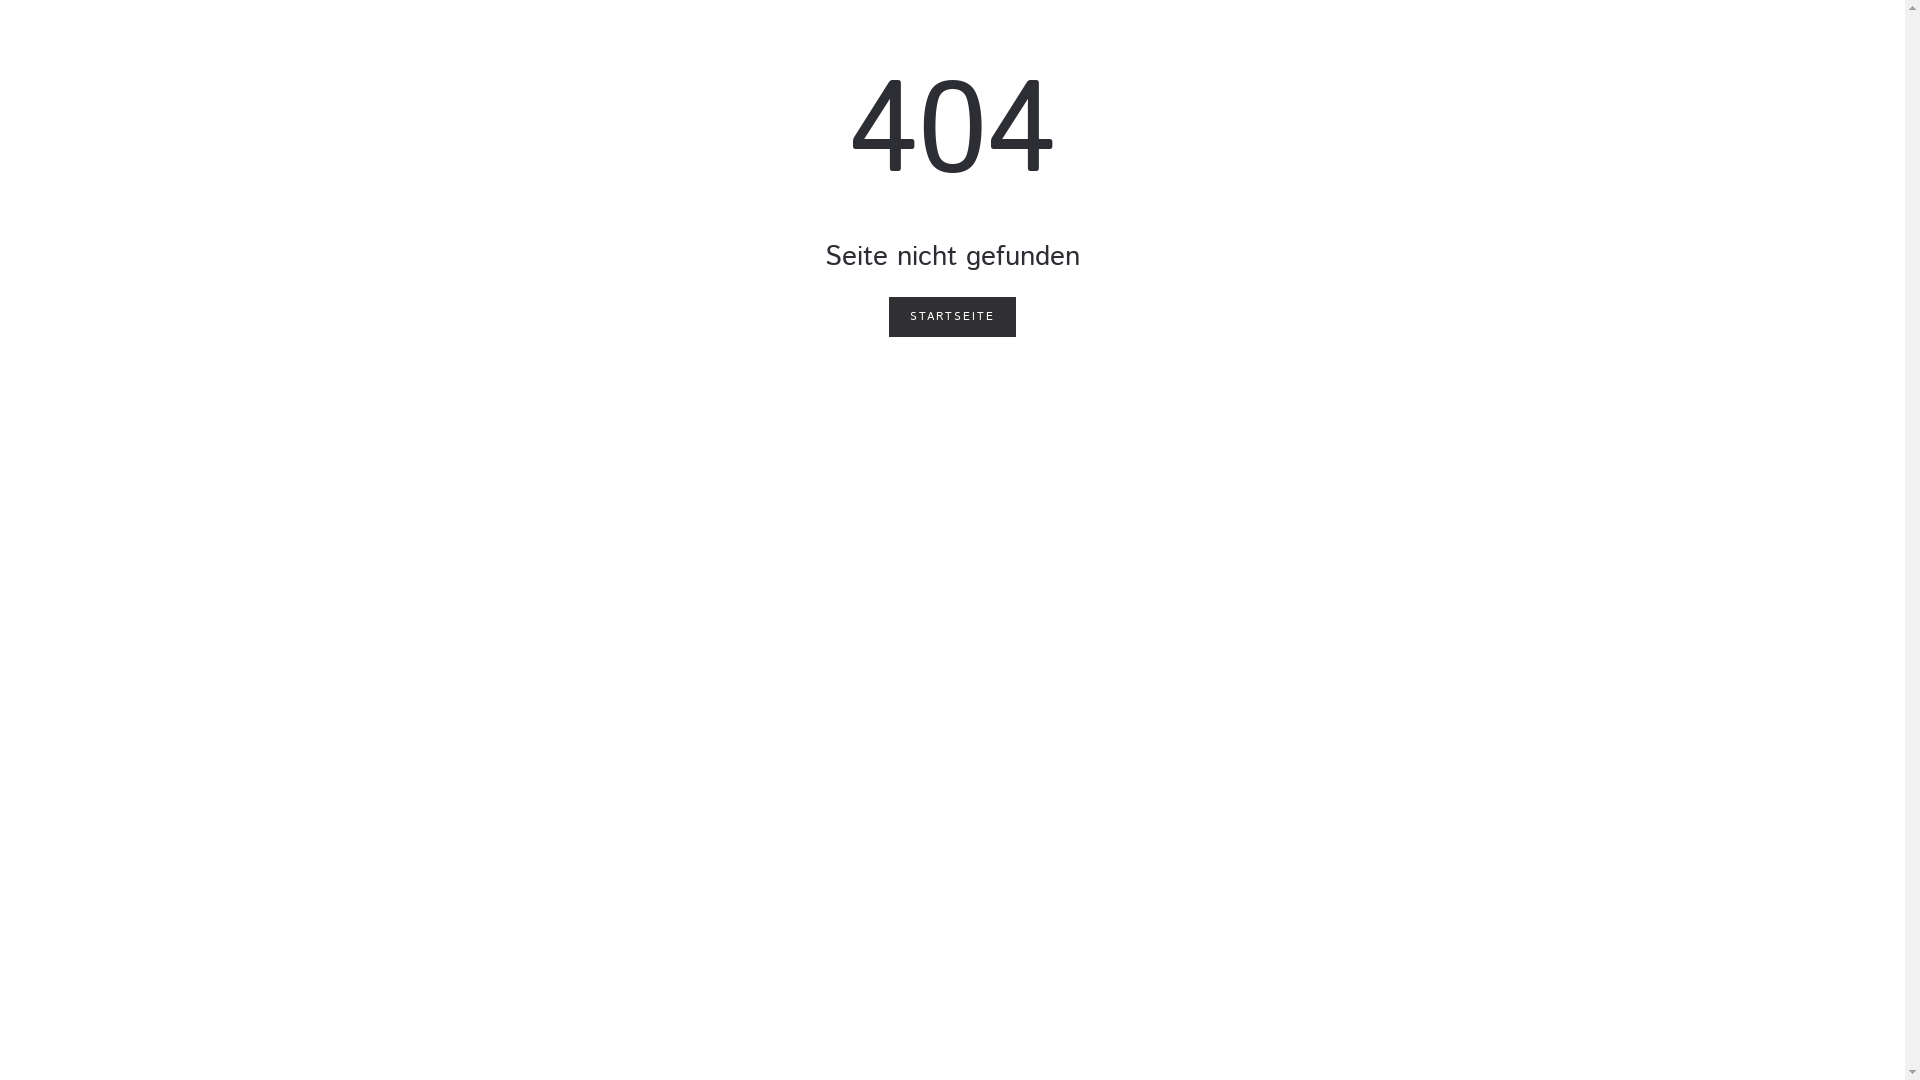 This screenshot has height=1080, width=1920. I want to click on 'STARTSEITE', so click(951, 315).